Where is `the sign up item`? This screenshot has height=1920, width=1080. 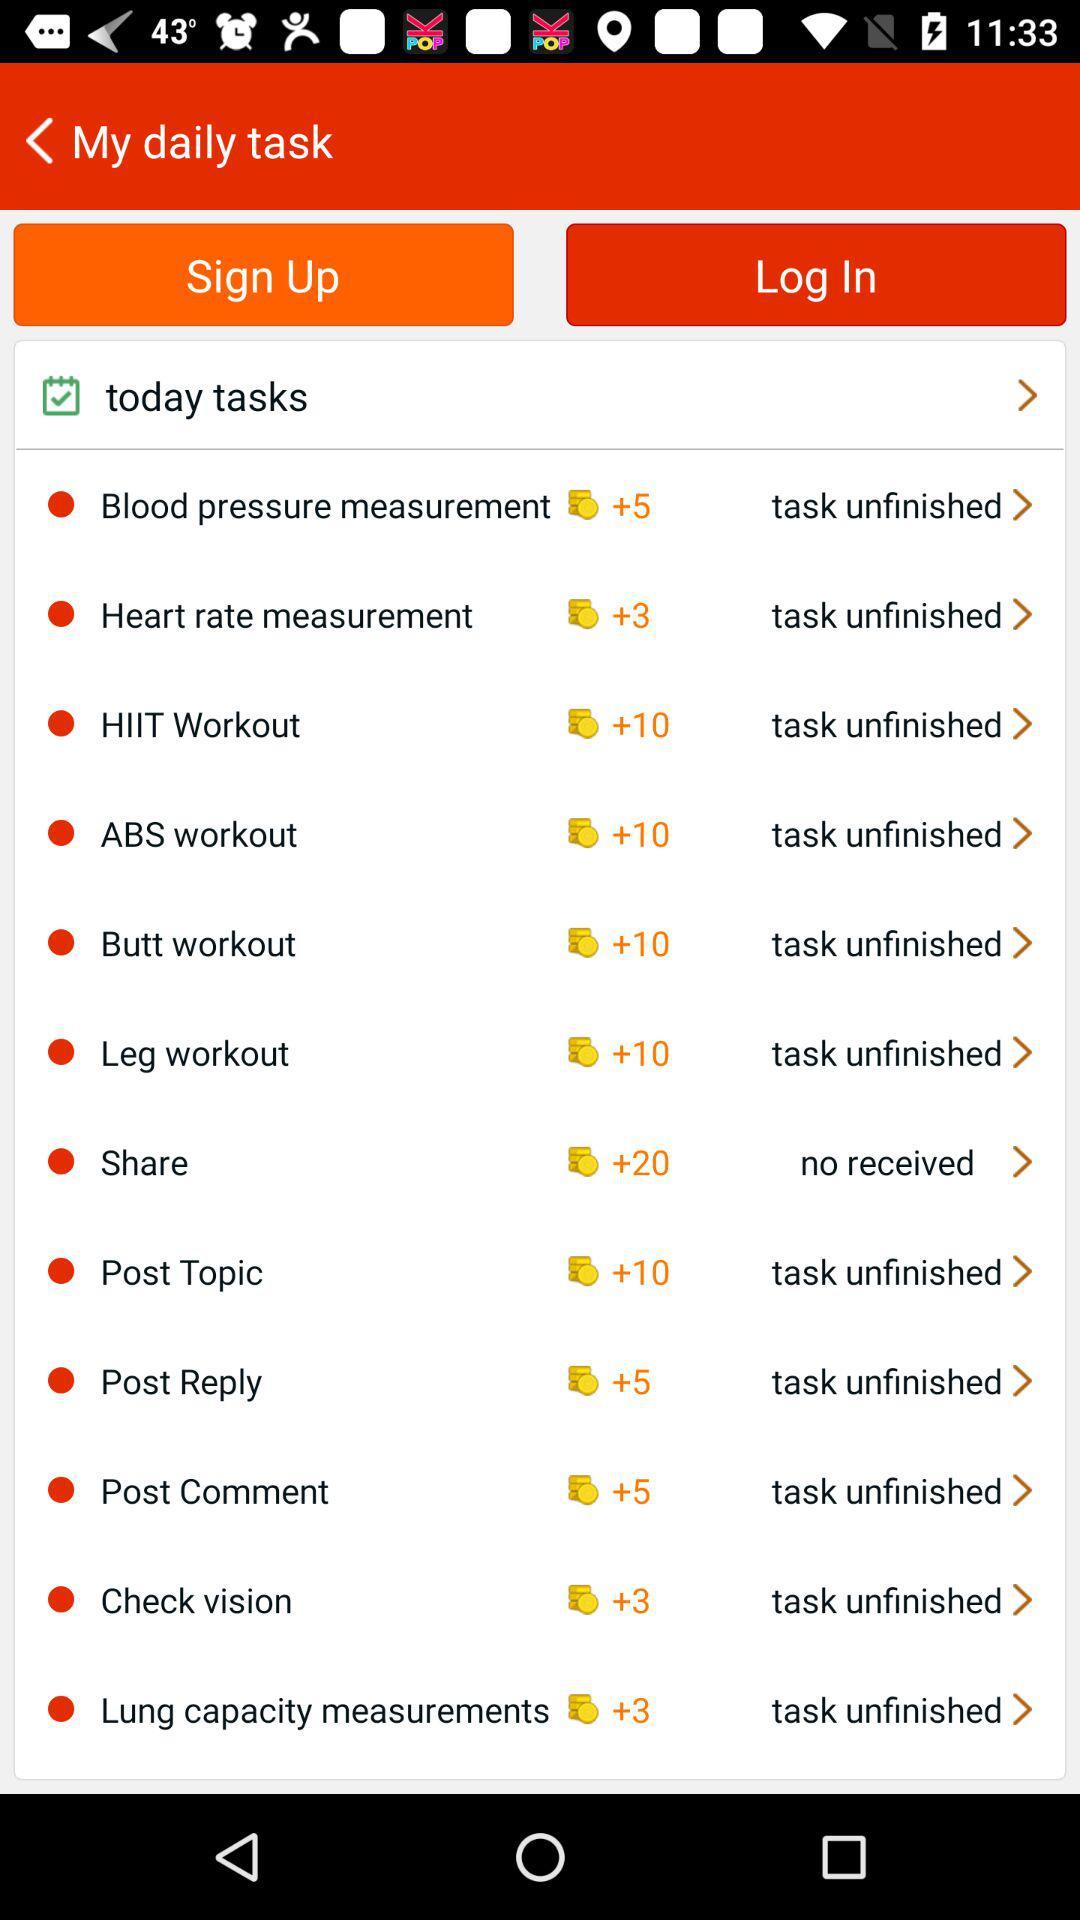 the sign up item is located at coordinates (262, 273).